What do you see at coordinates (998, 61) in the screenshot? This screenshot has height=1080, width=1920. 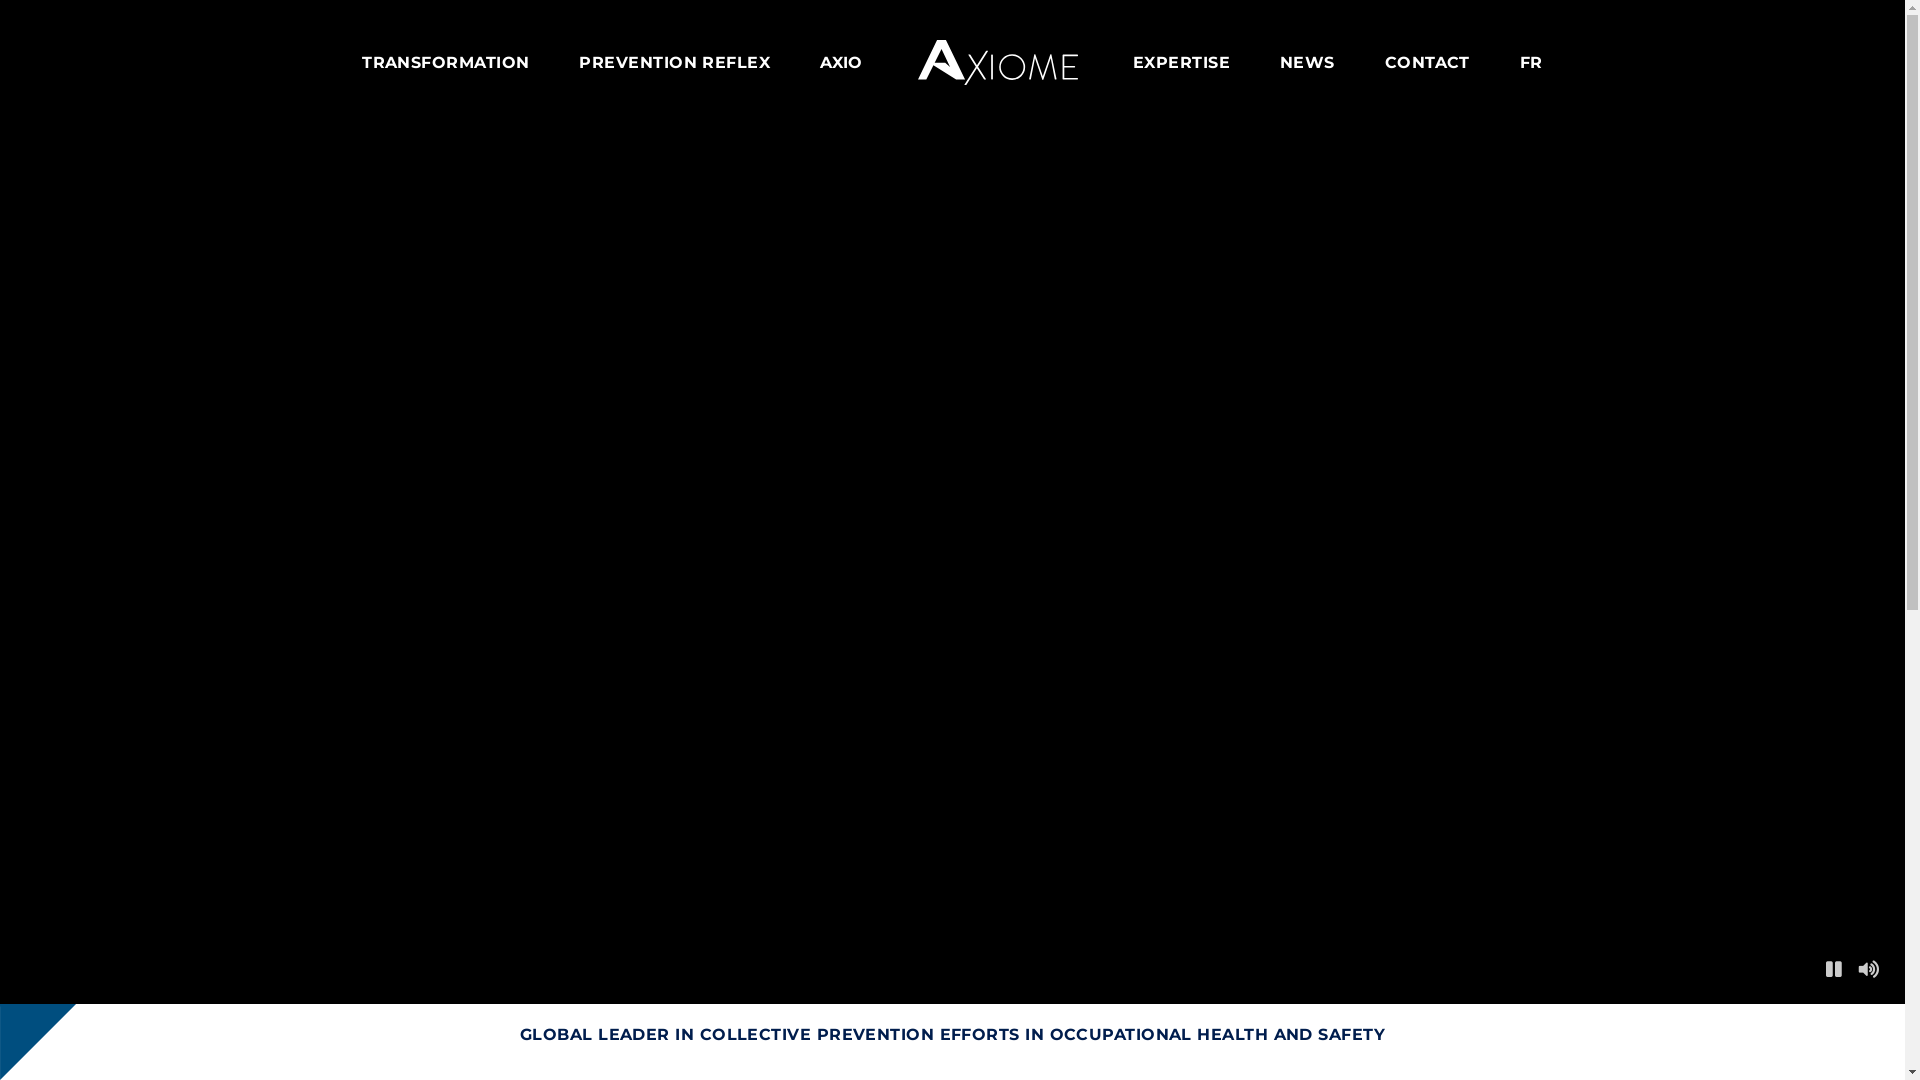 I see `'Axiome'` at bounding box center [998, 61].